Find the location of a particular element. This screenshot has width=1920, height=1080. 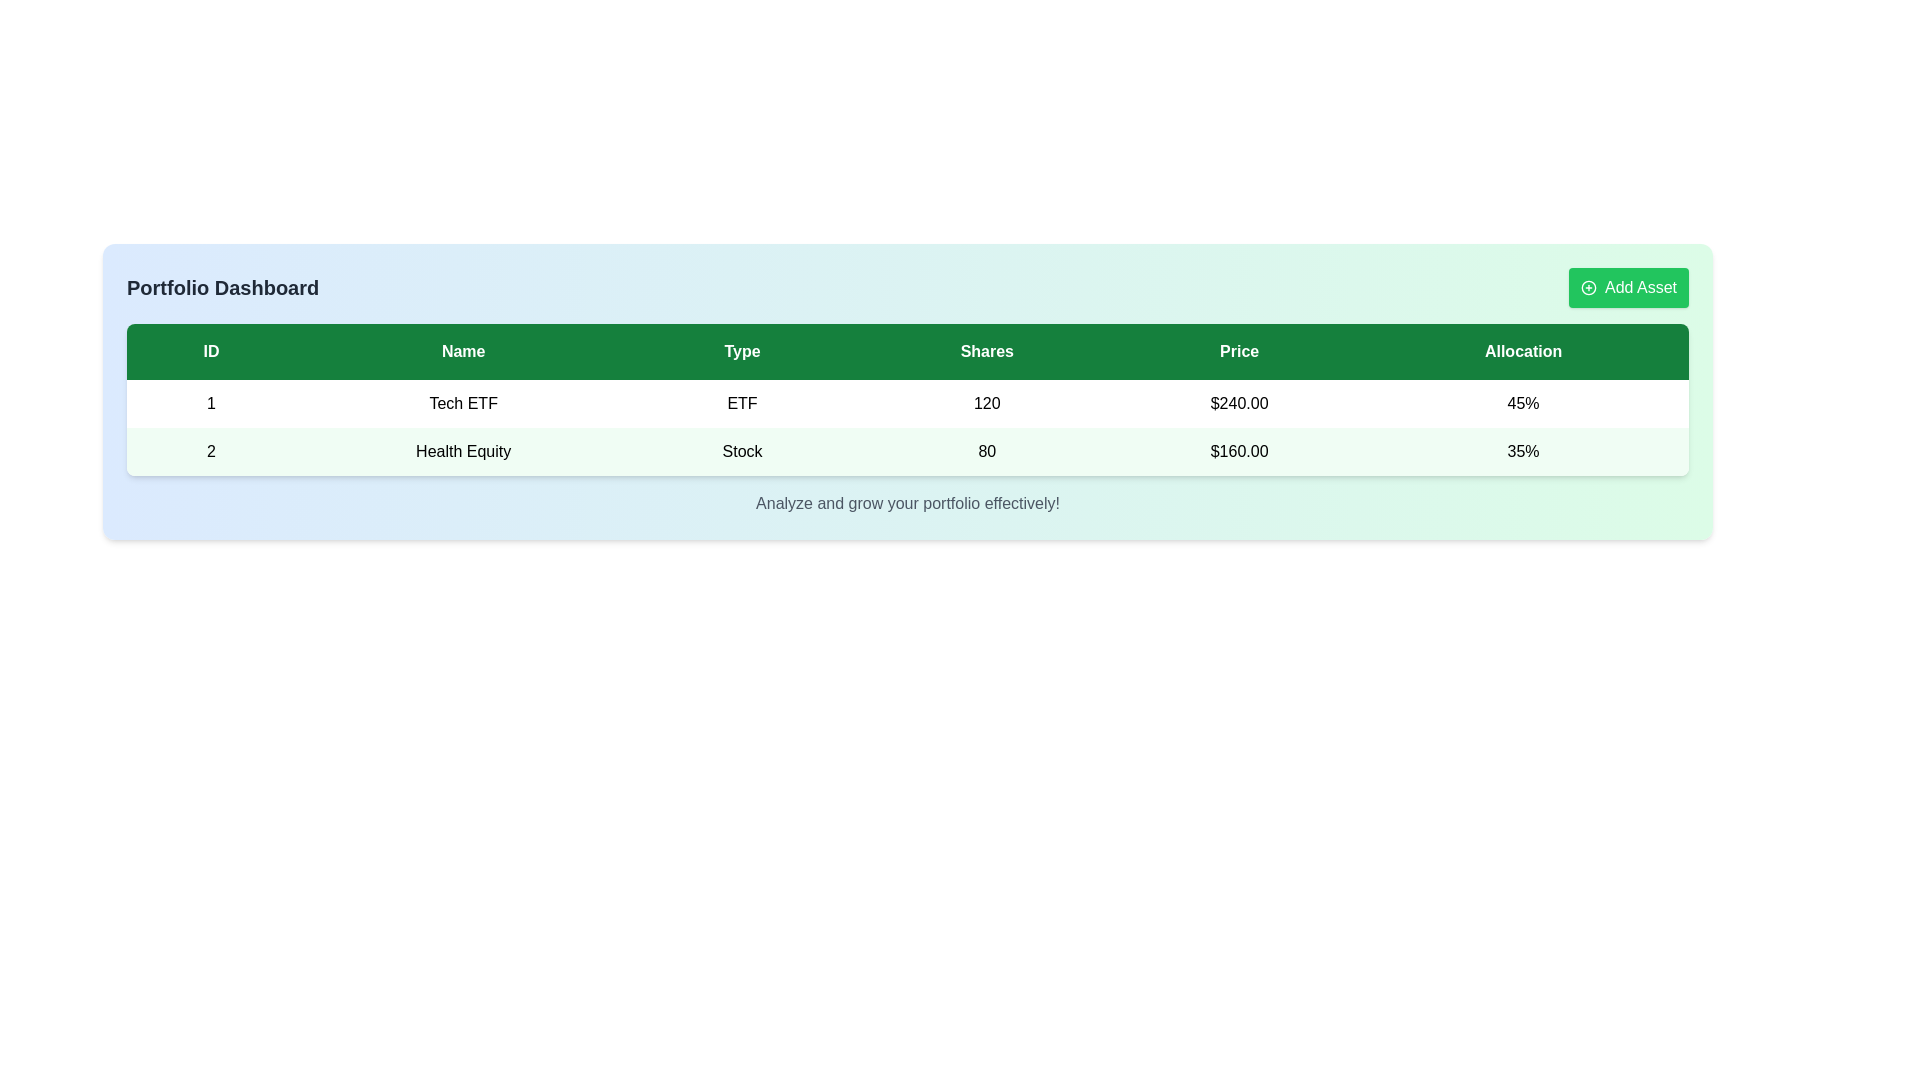

the text label displaying 'ETF' located in the first row of the table under the 'Type' column is located at coordinates (741, 404).